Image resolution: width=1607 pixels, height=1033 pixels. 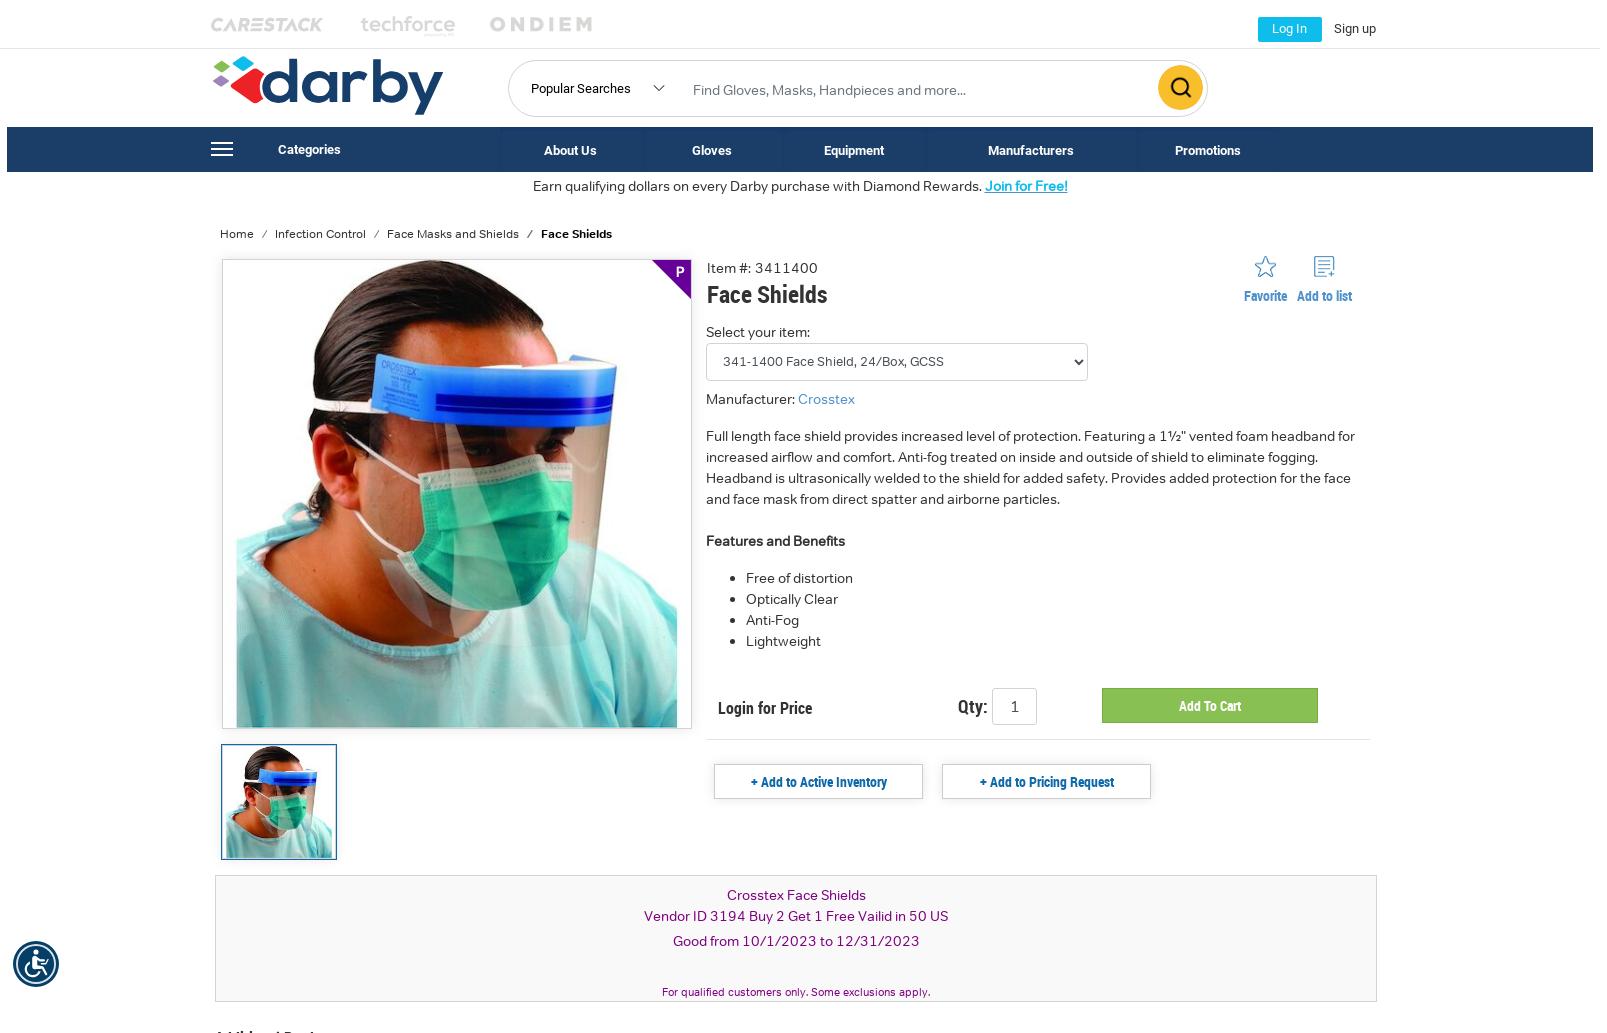 What do you see at coordinates (774, 538) in the screenshot?
I see `'Features and Benefits'` at bounding box center [774, 538].